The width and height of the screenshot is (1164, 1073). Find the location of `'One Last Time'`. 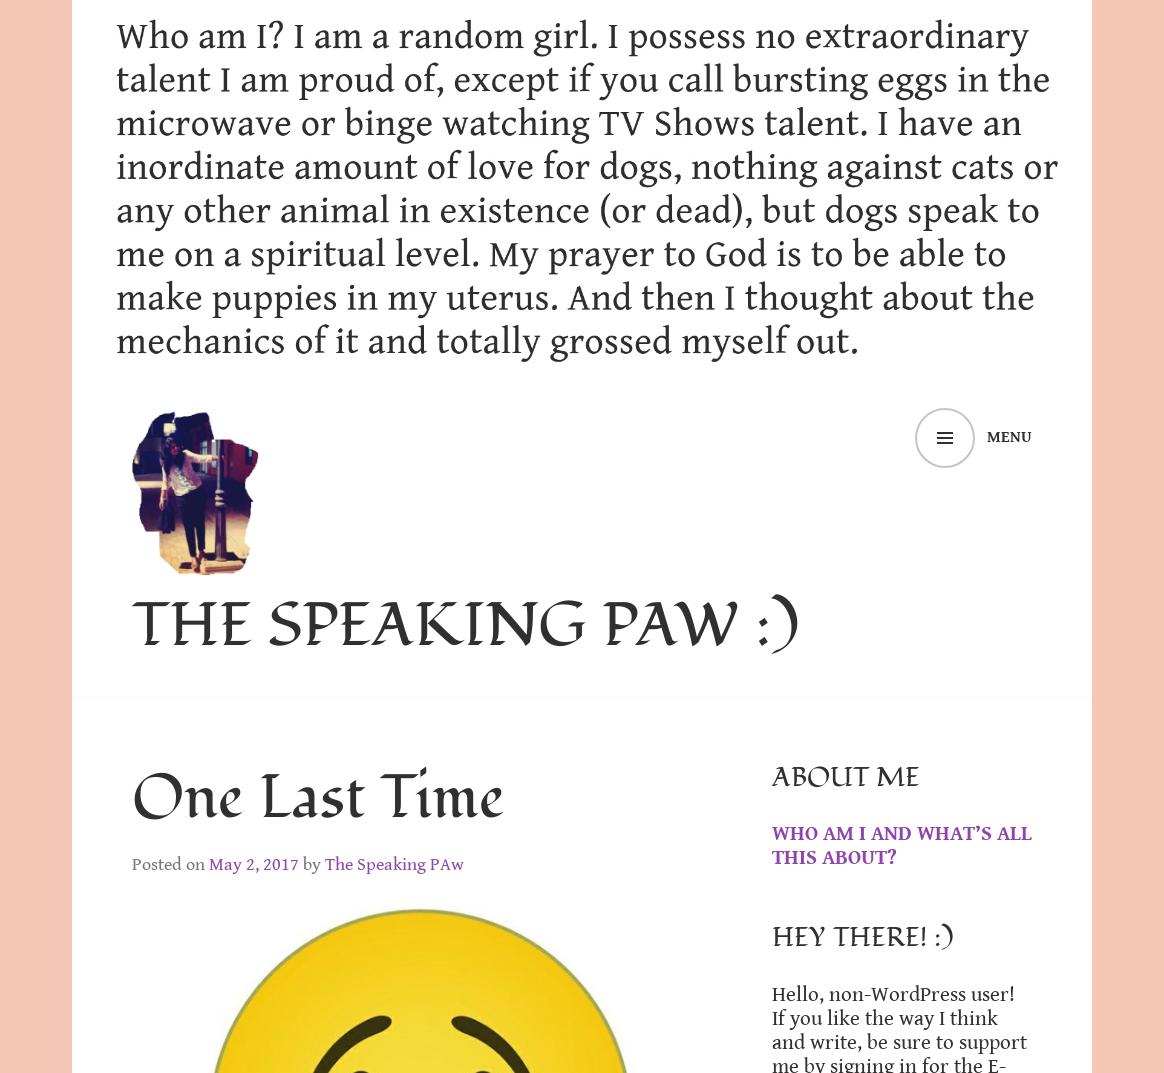

'One Last Time' is located at coordinates (318, 797).